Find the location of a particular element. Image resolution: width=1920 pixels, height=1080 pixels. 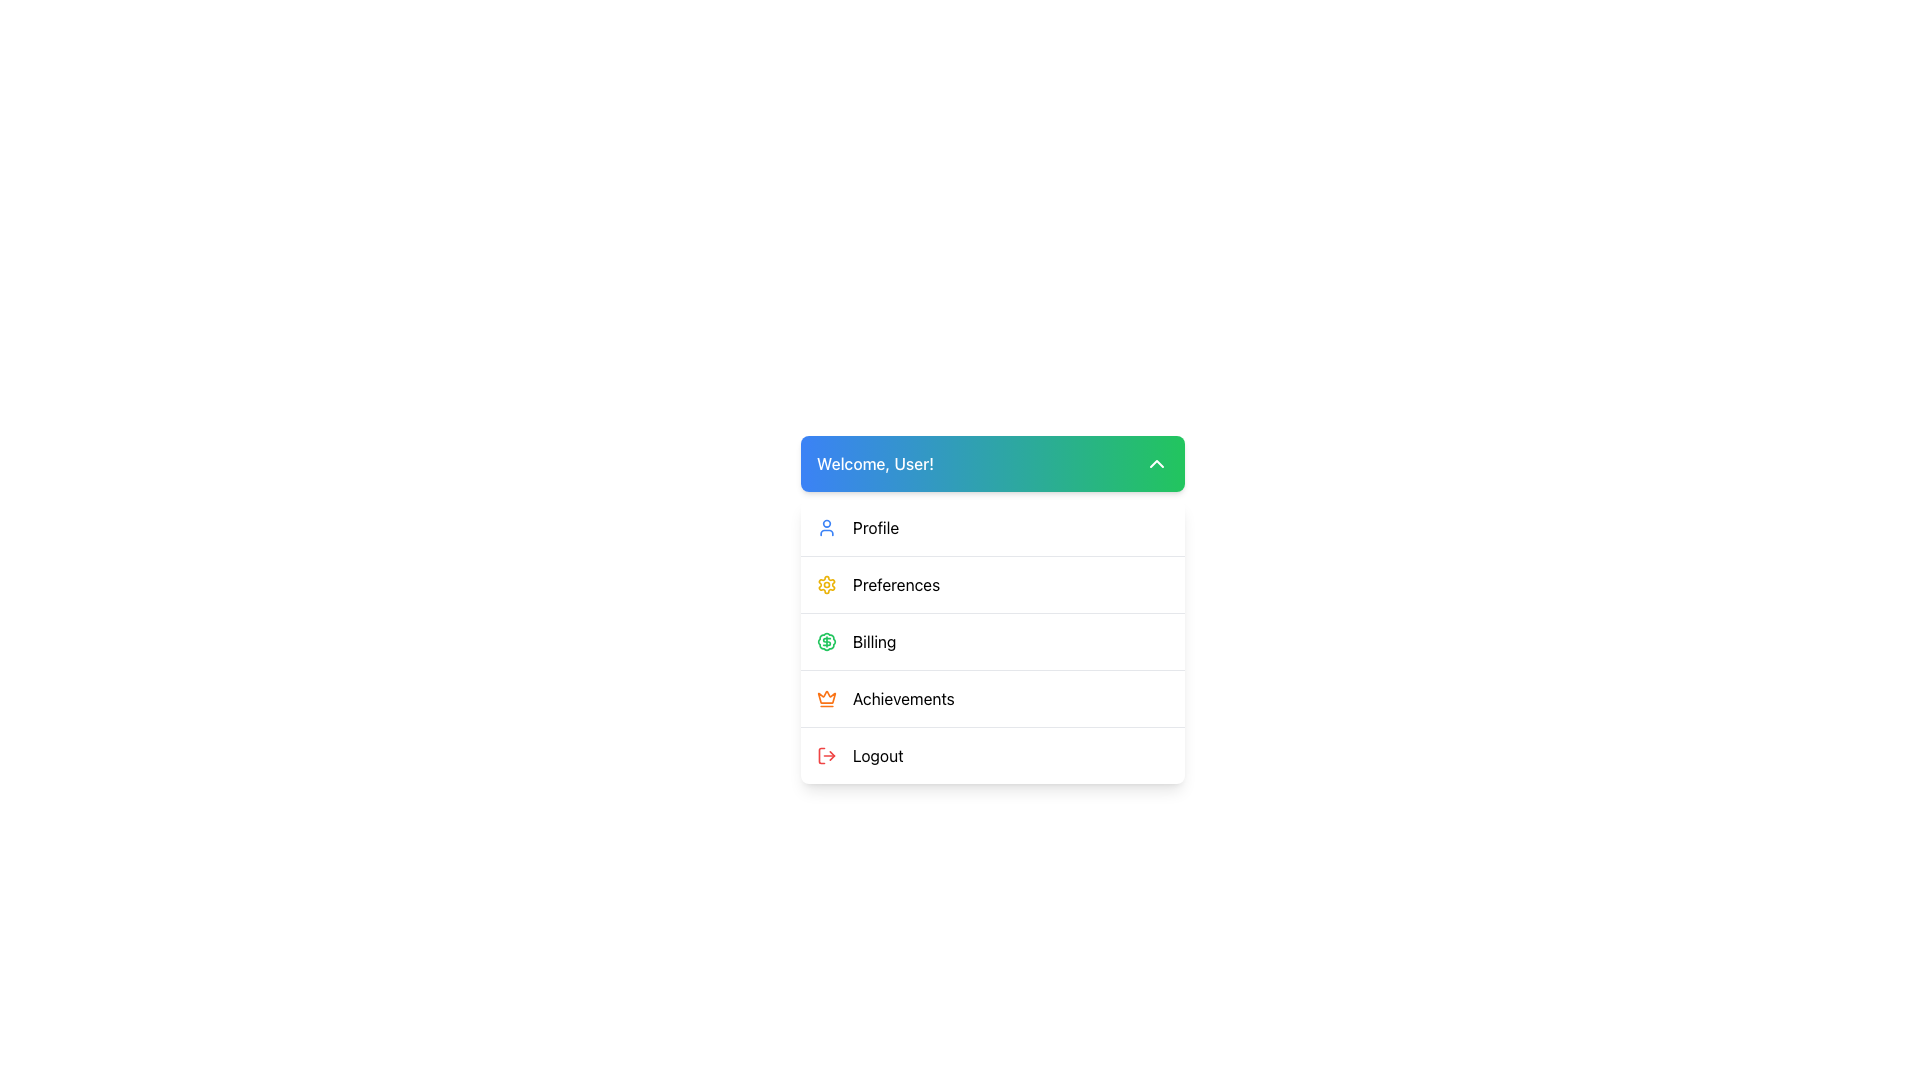

the settings icon located to the left of the 'Preferences' label in the dropdown menu is located at coordinates (826, 585).